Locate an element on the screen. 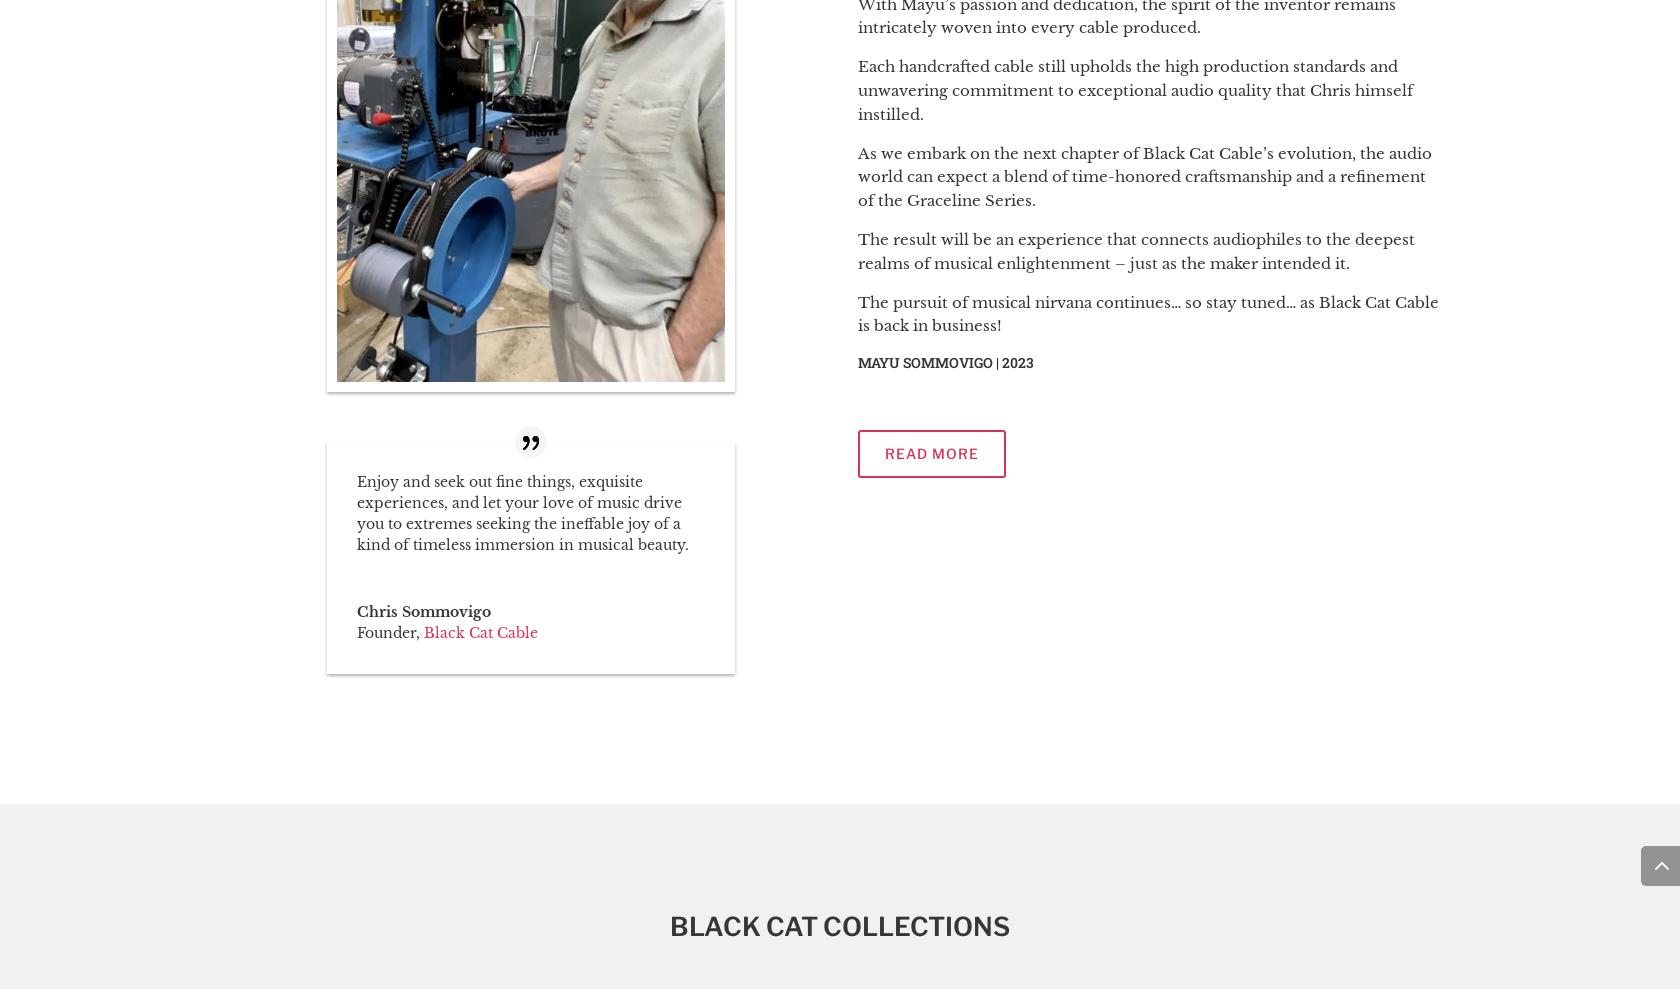 Image resolution: width=1680 pixels, height=989 pixels. 'As we embark on the next chapter of Black Cat Cable’s evolution, the audio world can expect a blend of time-honored craftsmanship and a refinement of the Graceline Series.' is located at coordinates (1144, 176).